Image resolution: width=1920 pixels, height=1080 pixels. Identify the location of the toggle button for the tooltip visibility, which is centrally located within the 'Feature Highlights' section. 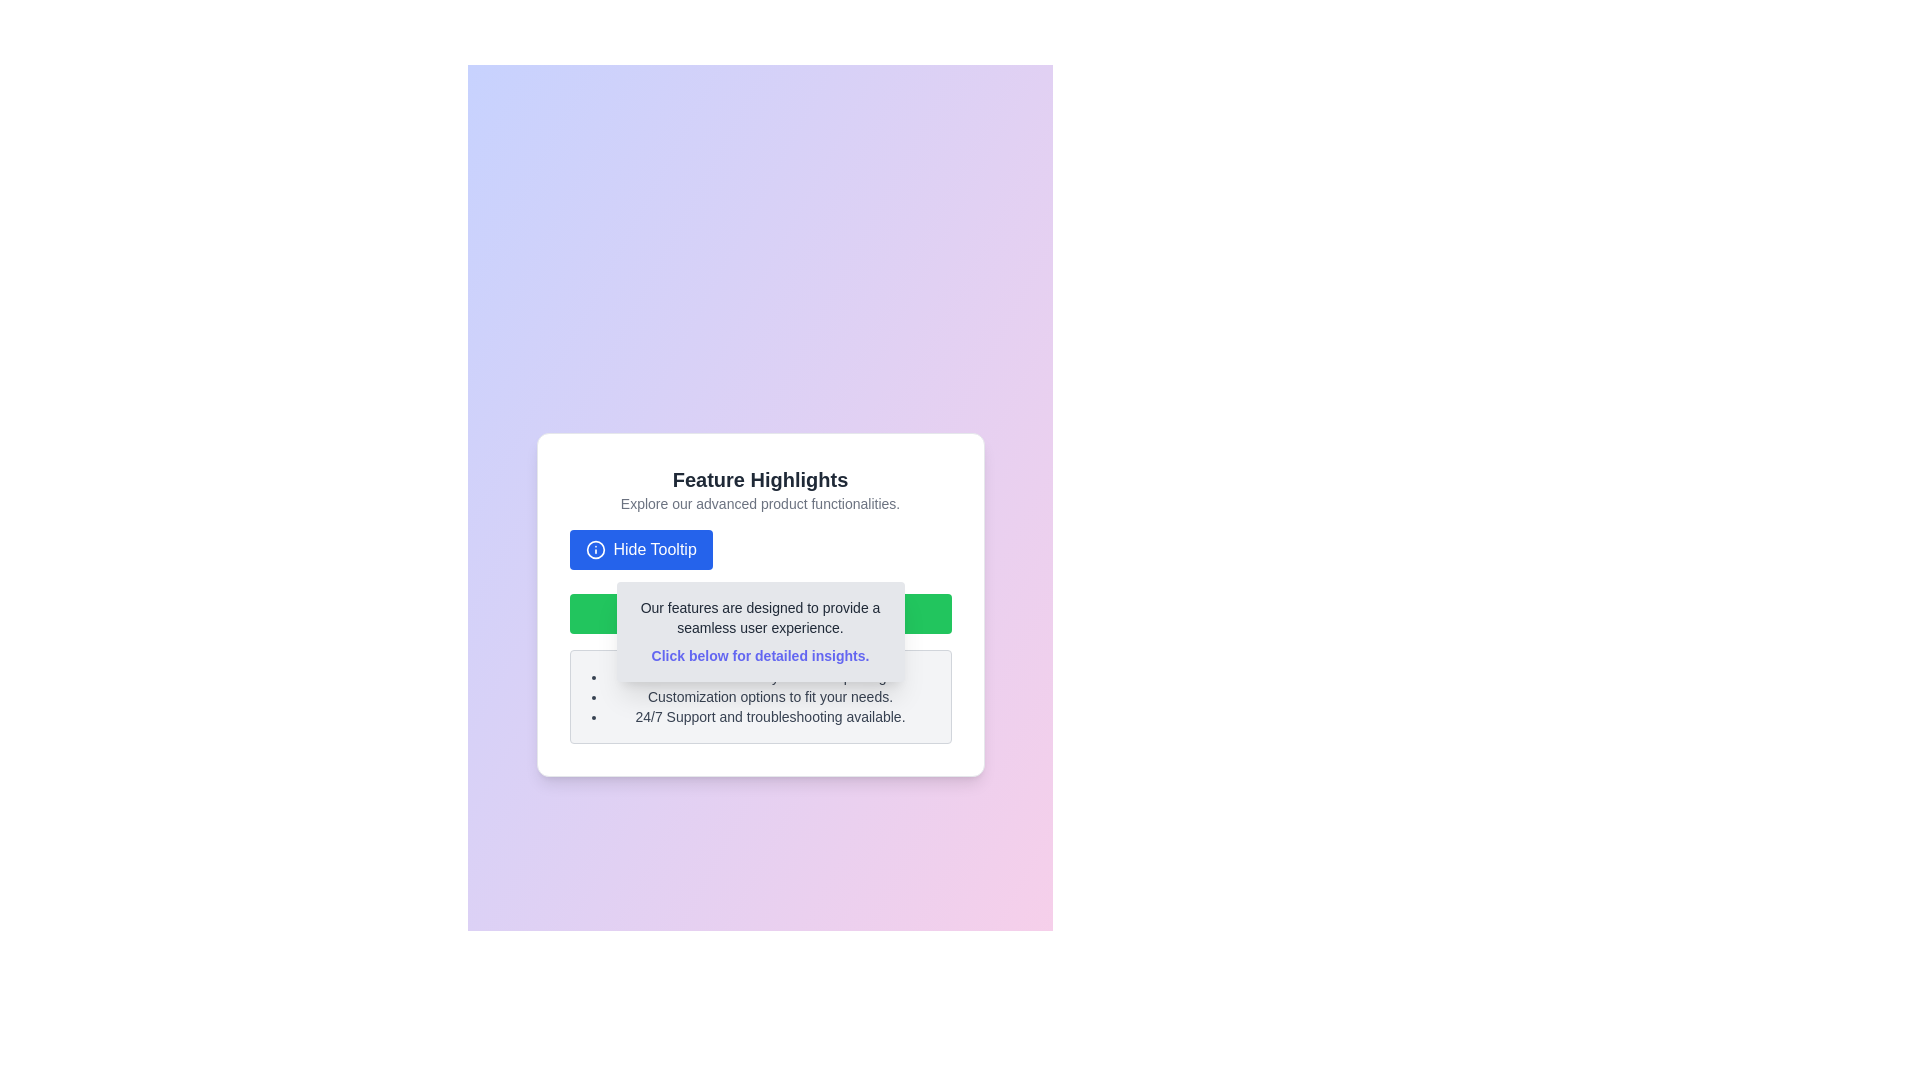
(641, 550).